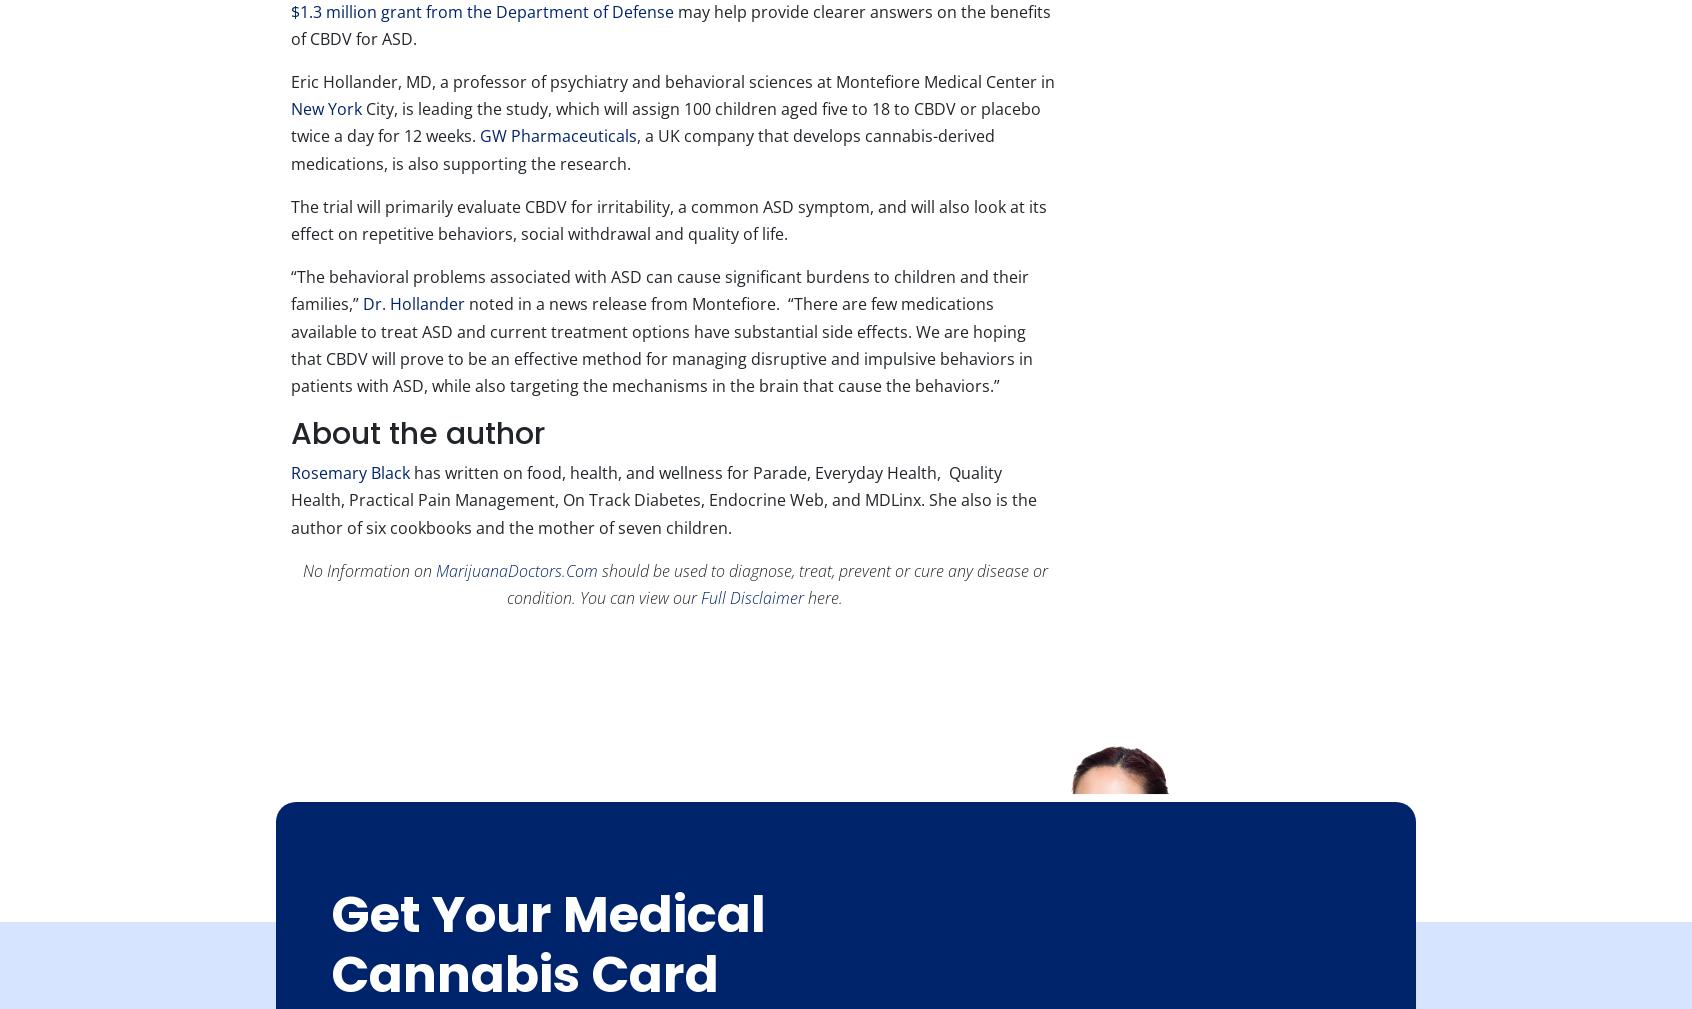 Image resolution: width=1692 pixels, height=1009 pixels. What do you see at coordinates (417, 432) in the screenshot?
I see `'About the author'` at bounding box center [417, 432].